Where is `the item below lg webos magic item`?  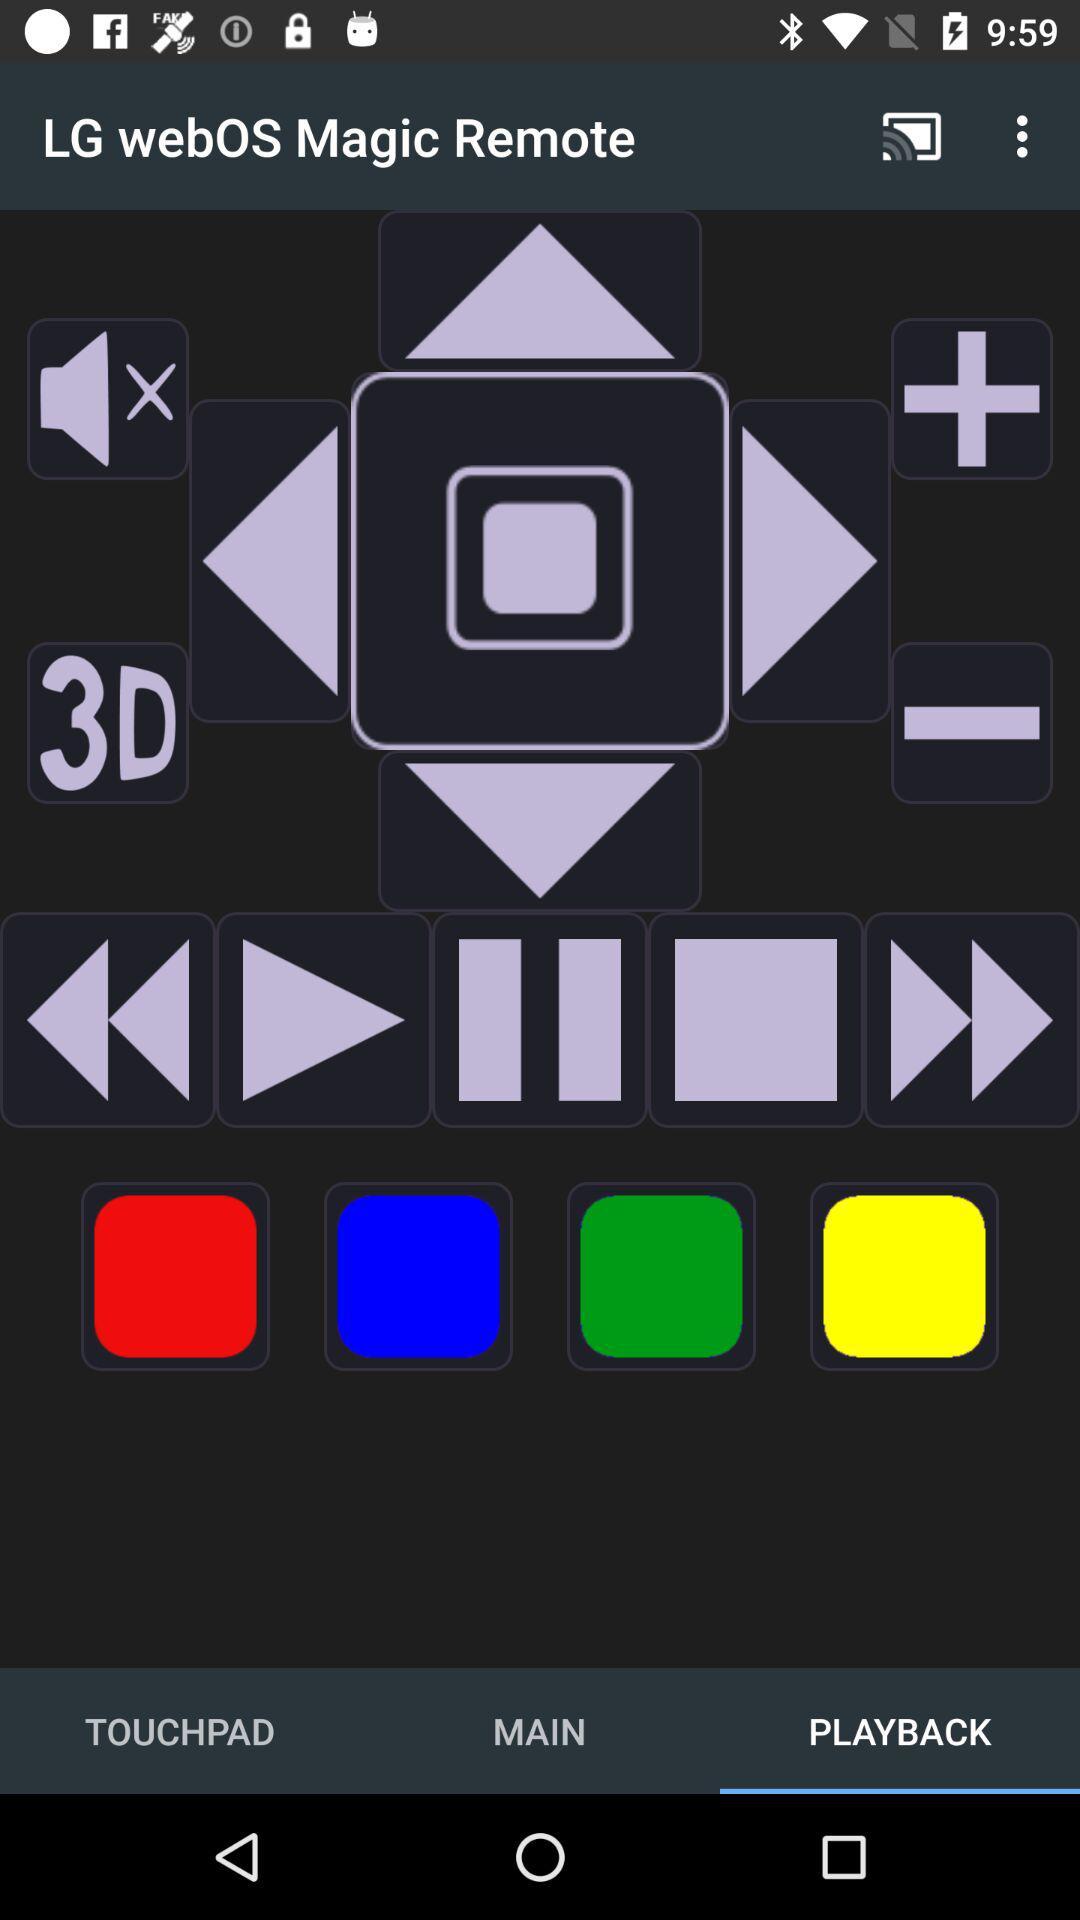
the item below lg webos magic item is located at coordinates (540, 290).